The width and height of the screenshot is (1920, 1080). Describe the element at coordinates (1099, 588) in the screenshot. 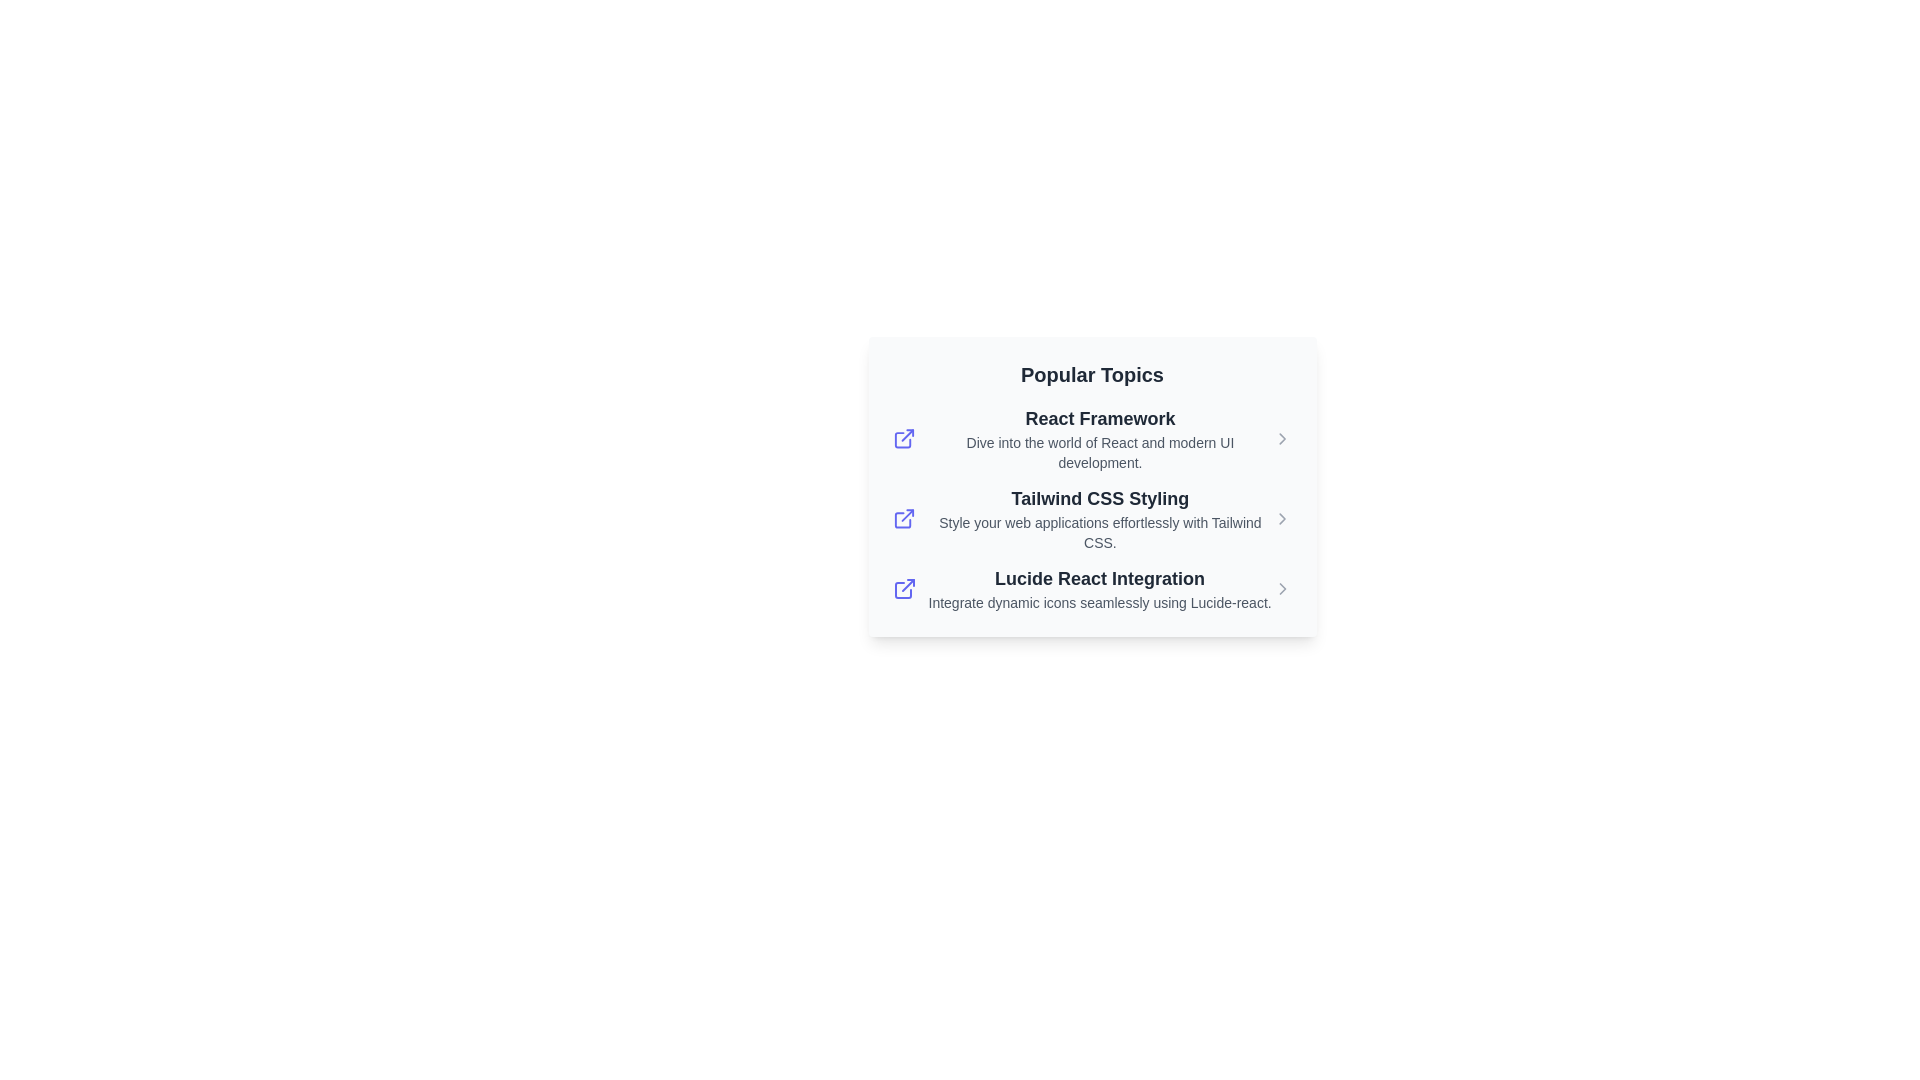

I see `the third item in the 'Popular Topics' list that provides information about the integration with Lucide React` at that location.